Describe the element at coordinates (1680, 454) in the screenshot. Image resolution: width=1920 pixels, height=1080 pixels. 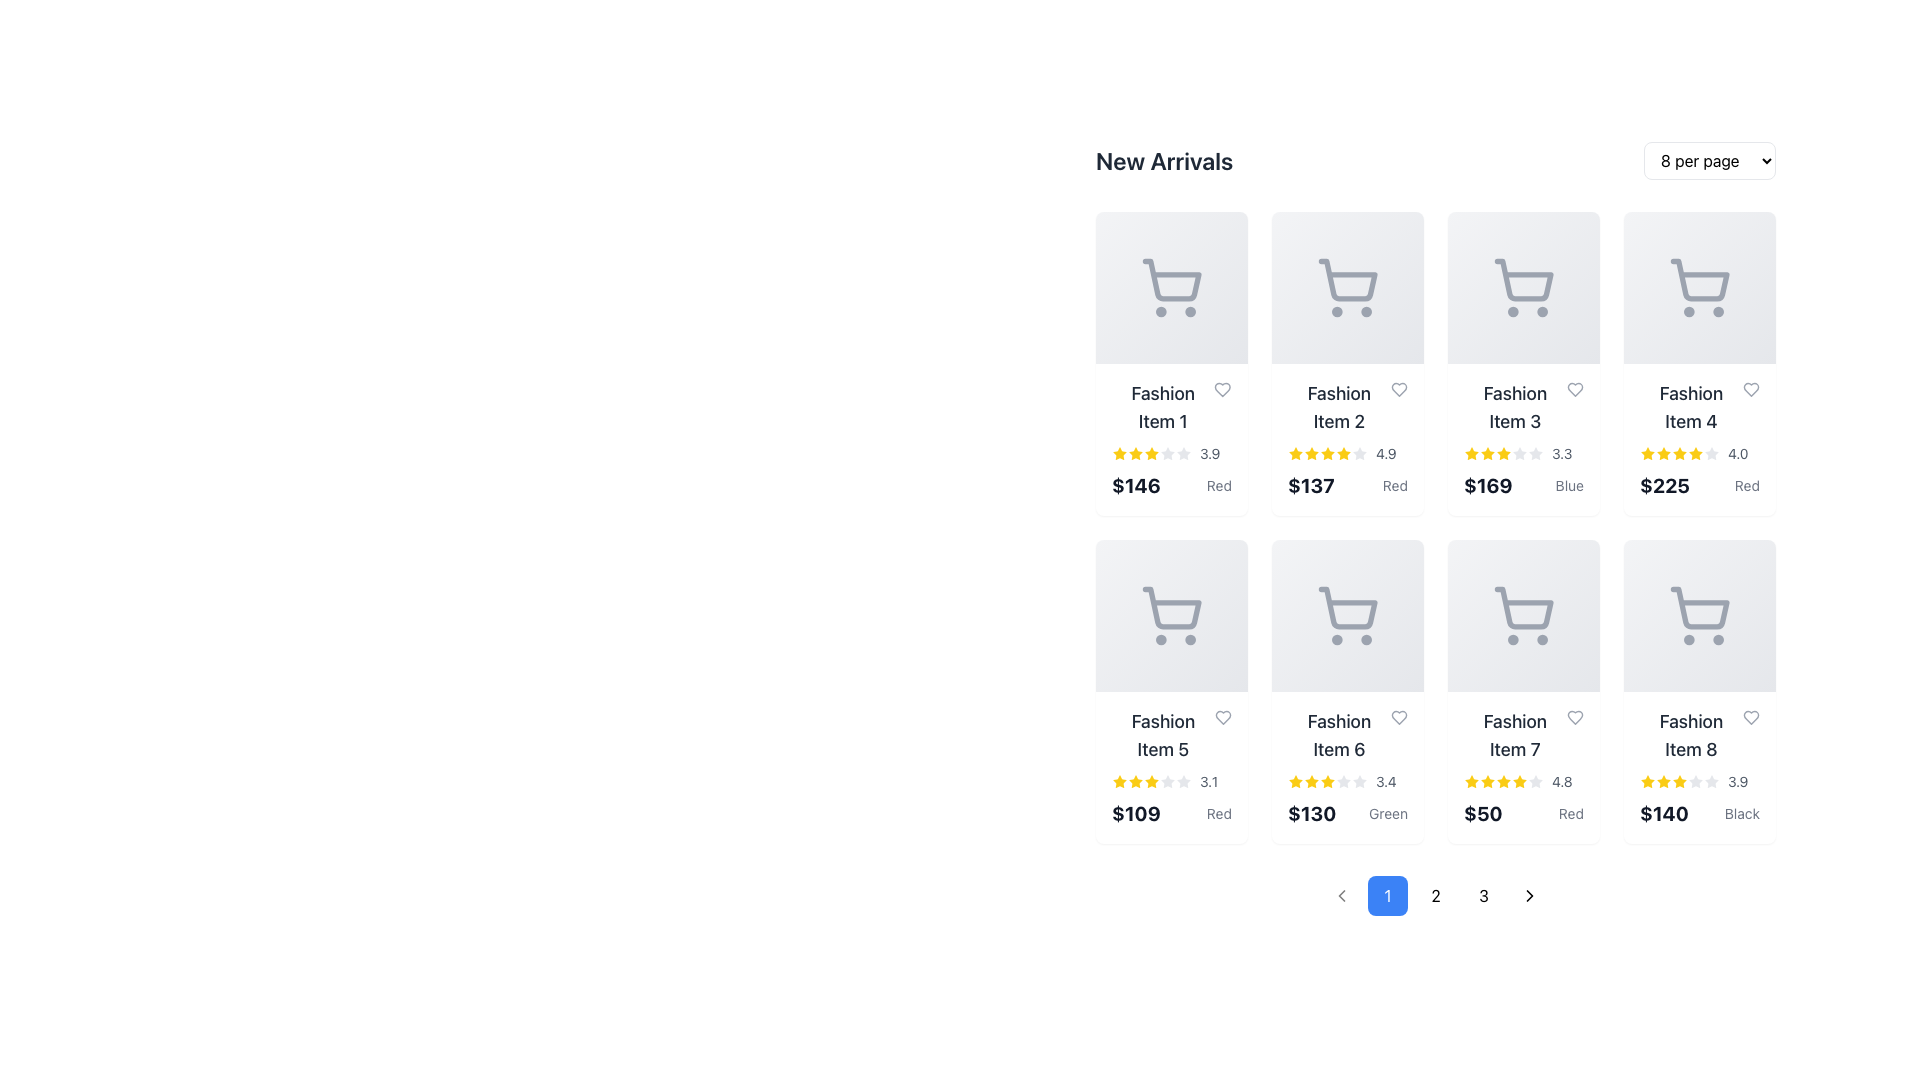
I see `the yellow star icon representing the fourth star in the rating system for 'Fashion Item 4'` at that location.